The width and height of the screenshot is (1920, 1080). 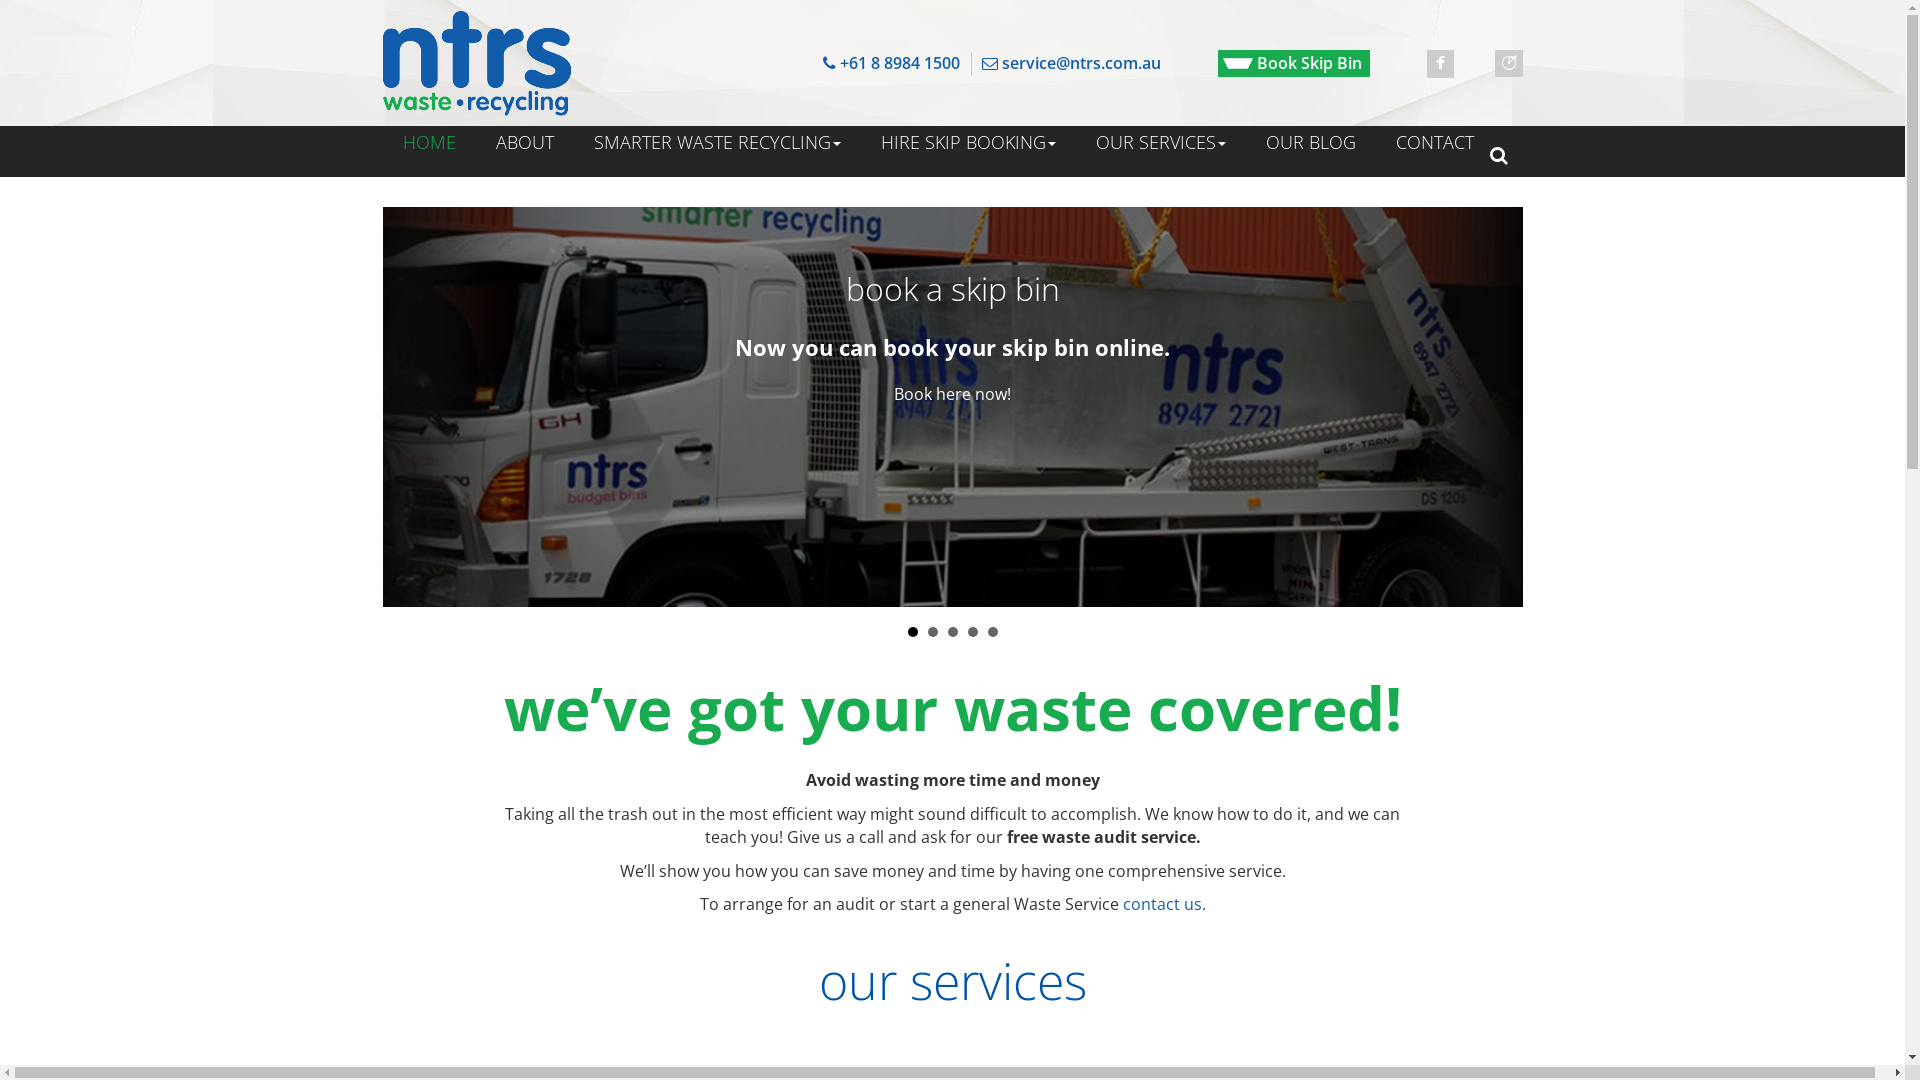 I want to click on '4', so click(x=973, y=632).